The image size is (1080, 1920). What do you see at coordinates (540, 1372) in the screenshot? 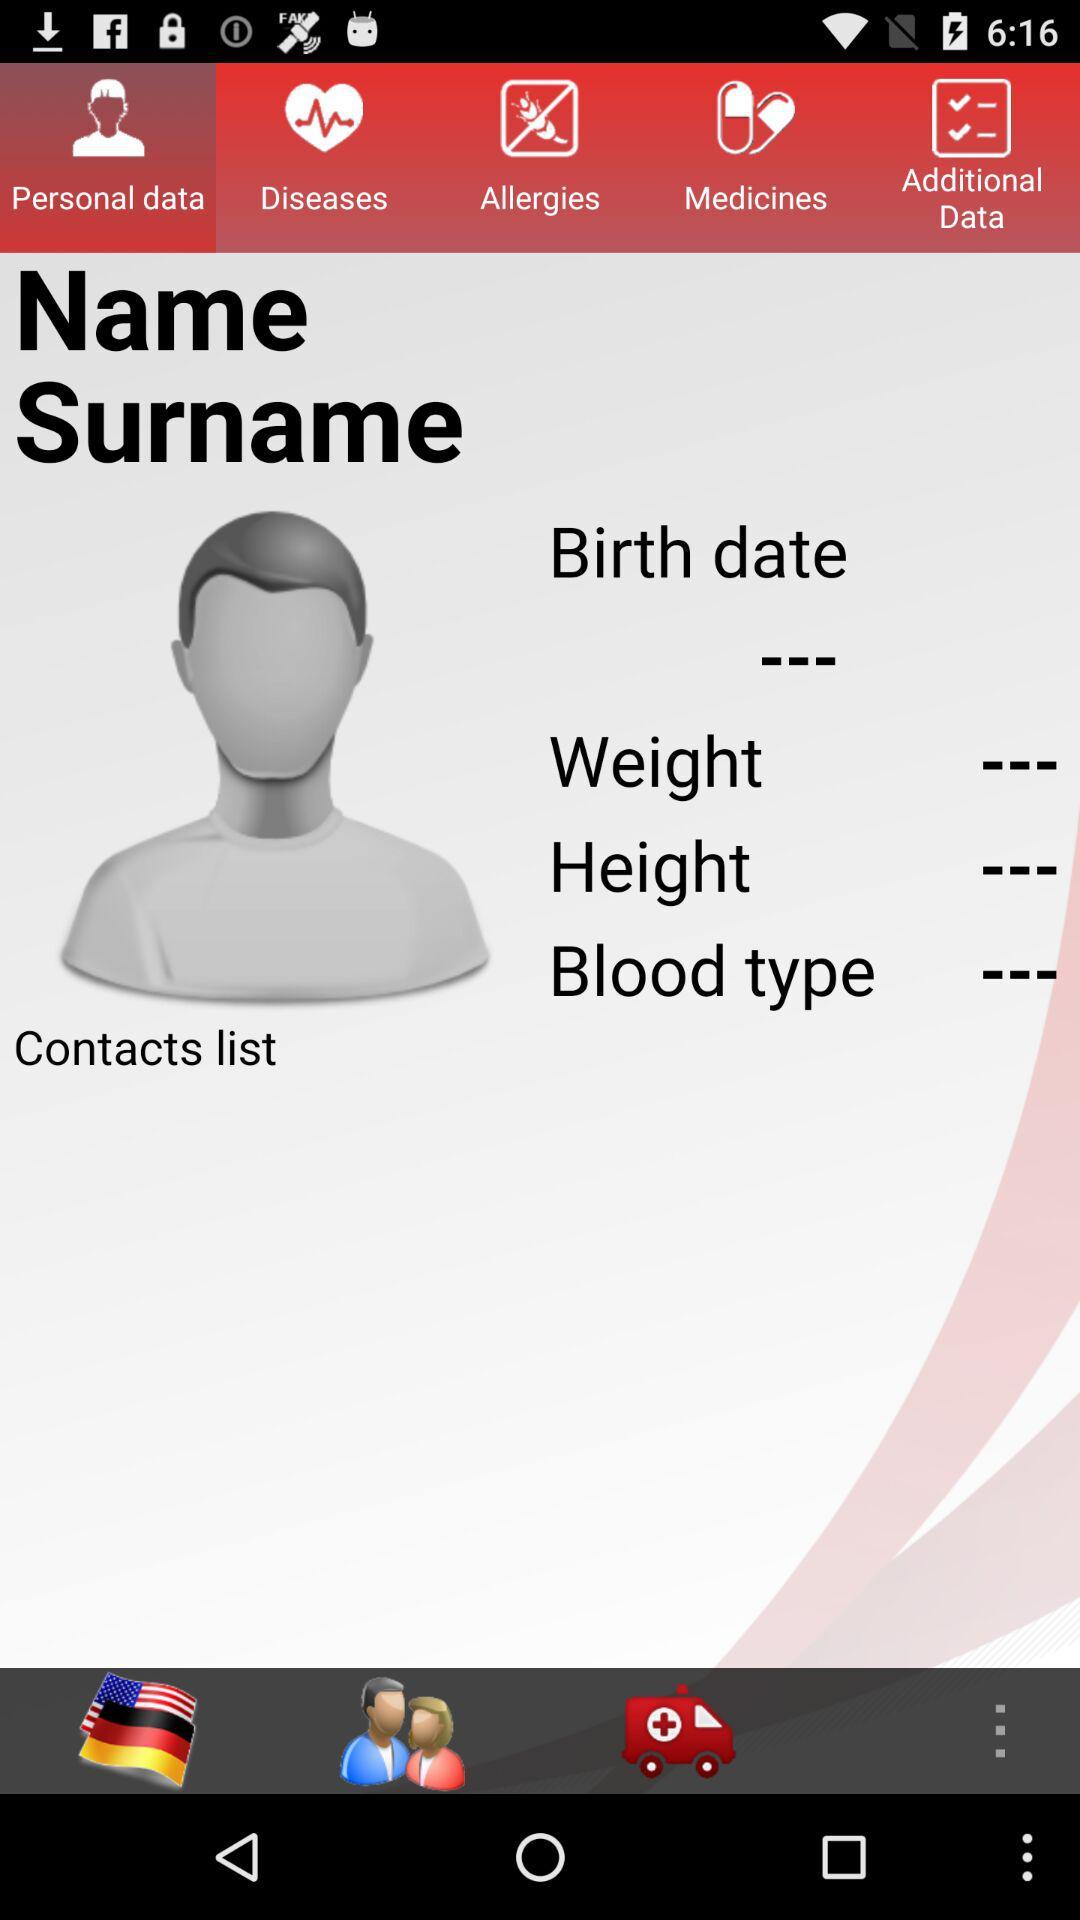
I see `contacts names savings` at bounding box center [540, 1372].